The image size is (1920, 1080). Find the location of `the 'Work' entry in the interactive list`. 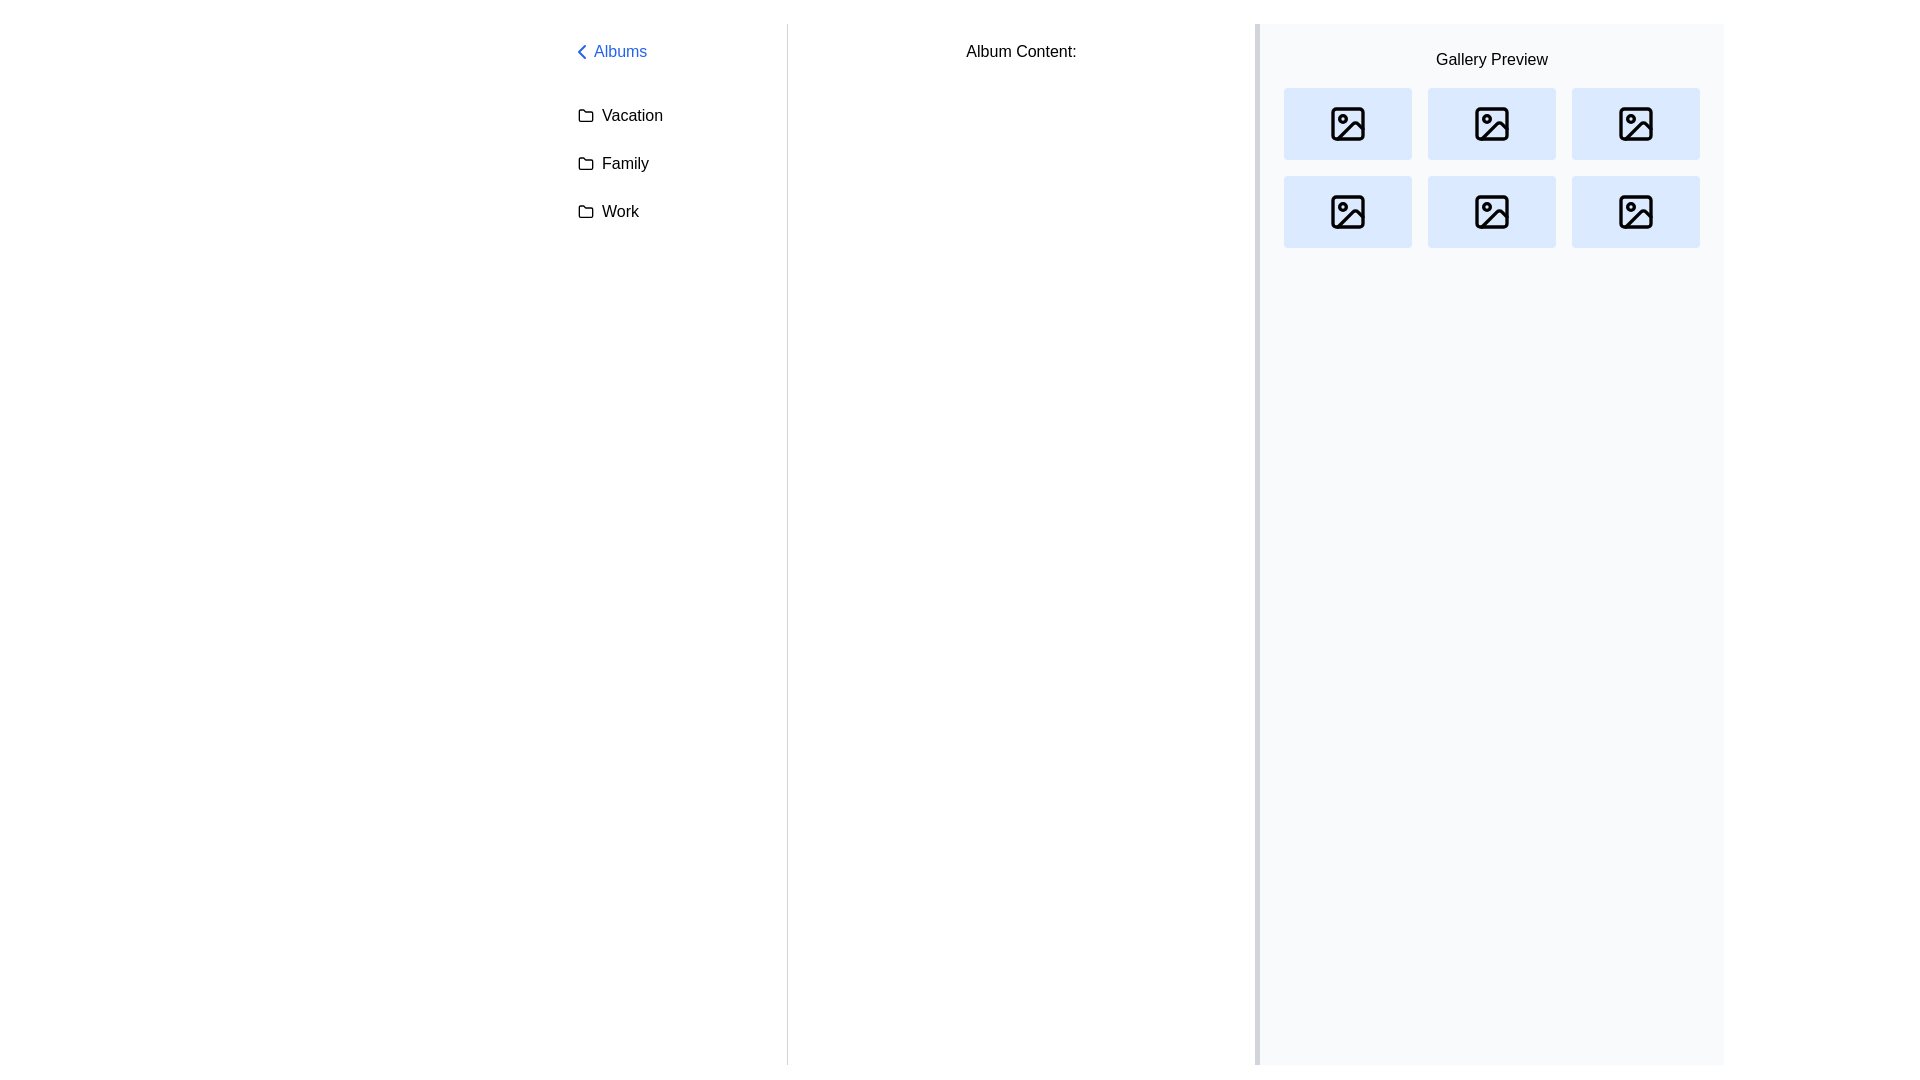

the 'Work' entry in the interactive list is located at coordinates (670, 212).